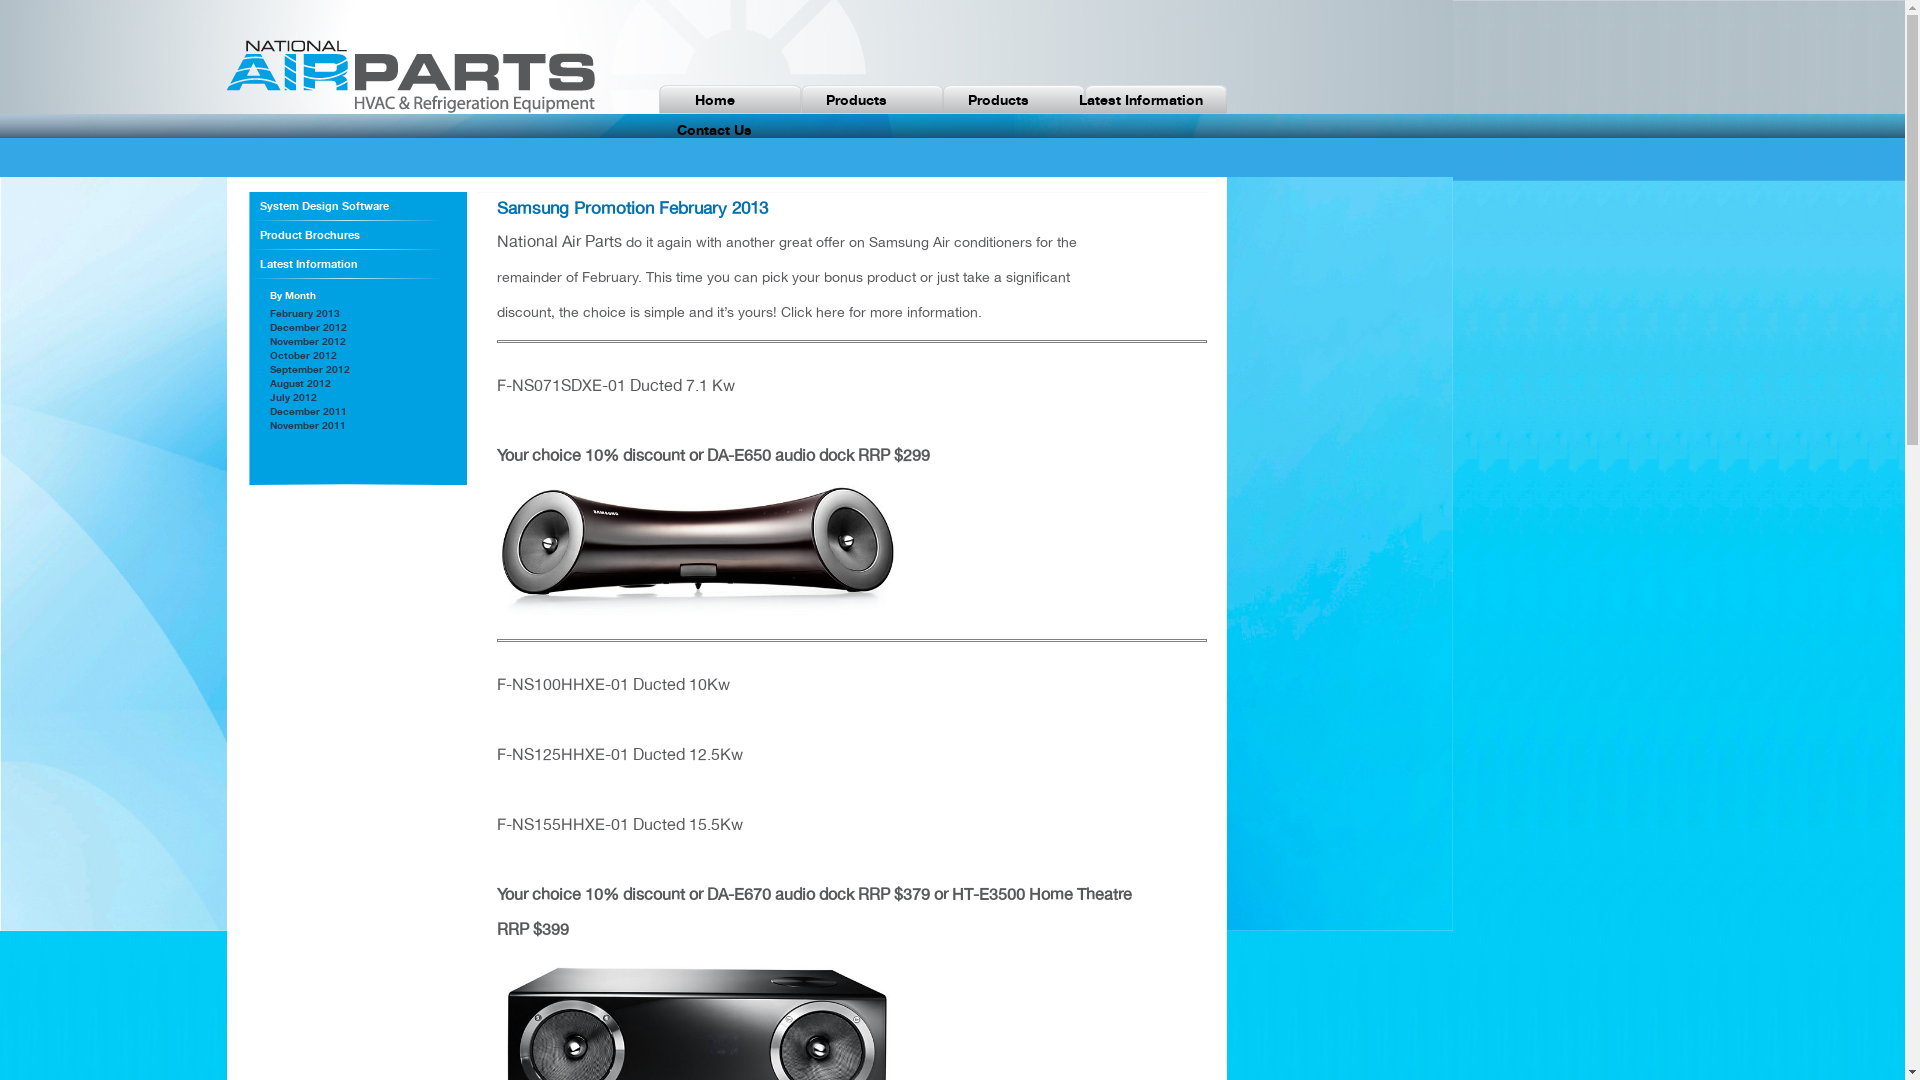 Image resolution: width=1920 pixels, height=1080 pixels. What do you see at coordinates (715, 130) in the screenshot?
I see `'Contact Us'` at bounding box center [715, 130].